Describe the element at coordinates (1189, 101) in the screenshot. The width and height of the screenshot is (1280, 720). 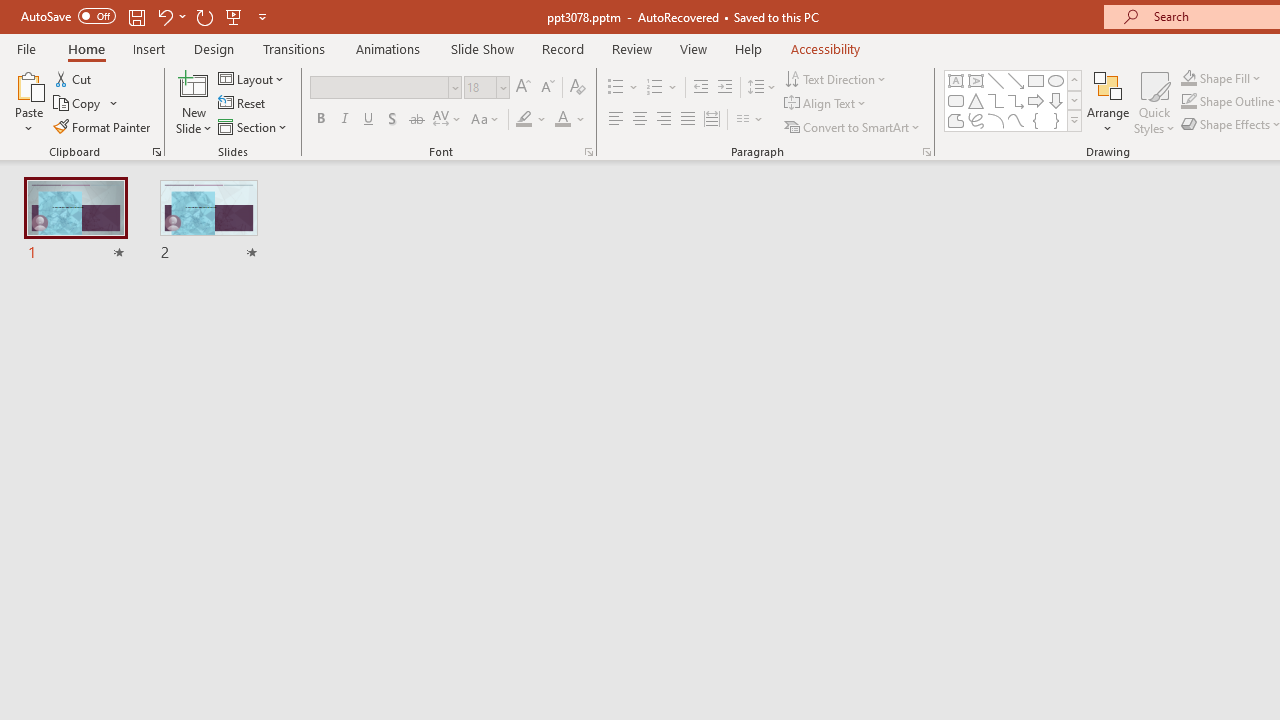
I see `'Shape Outline Green, Accent 1'` at that location.